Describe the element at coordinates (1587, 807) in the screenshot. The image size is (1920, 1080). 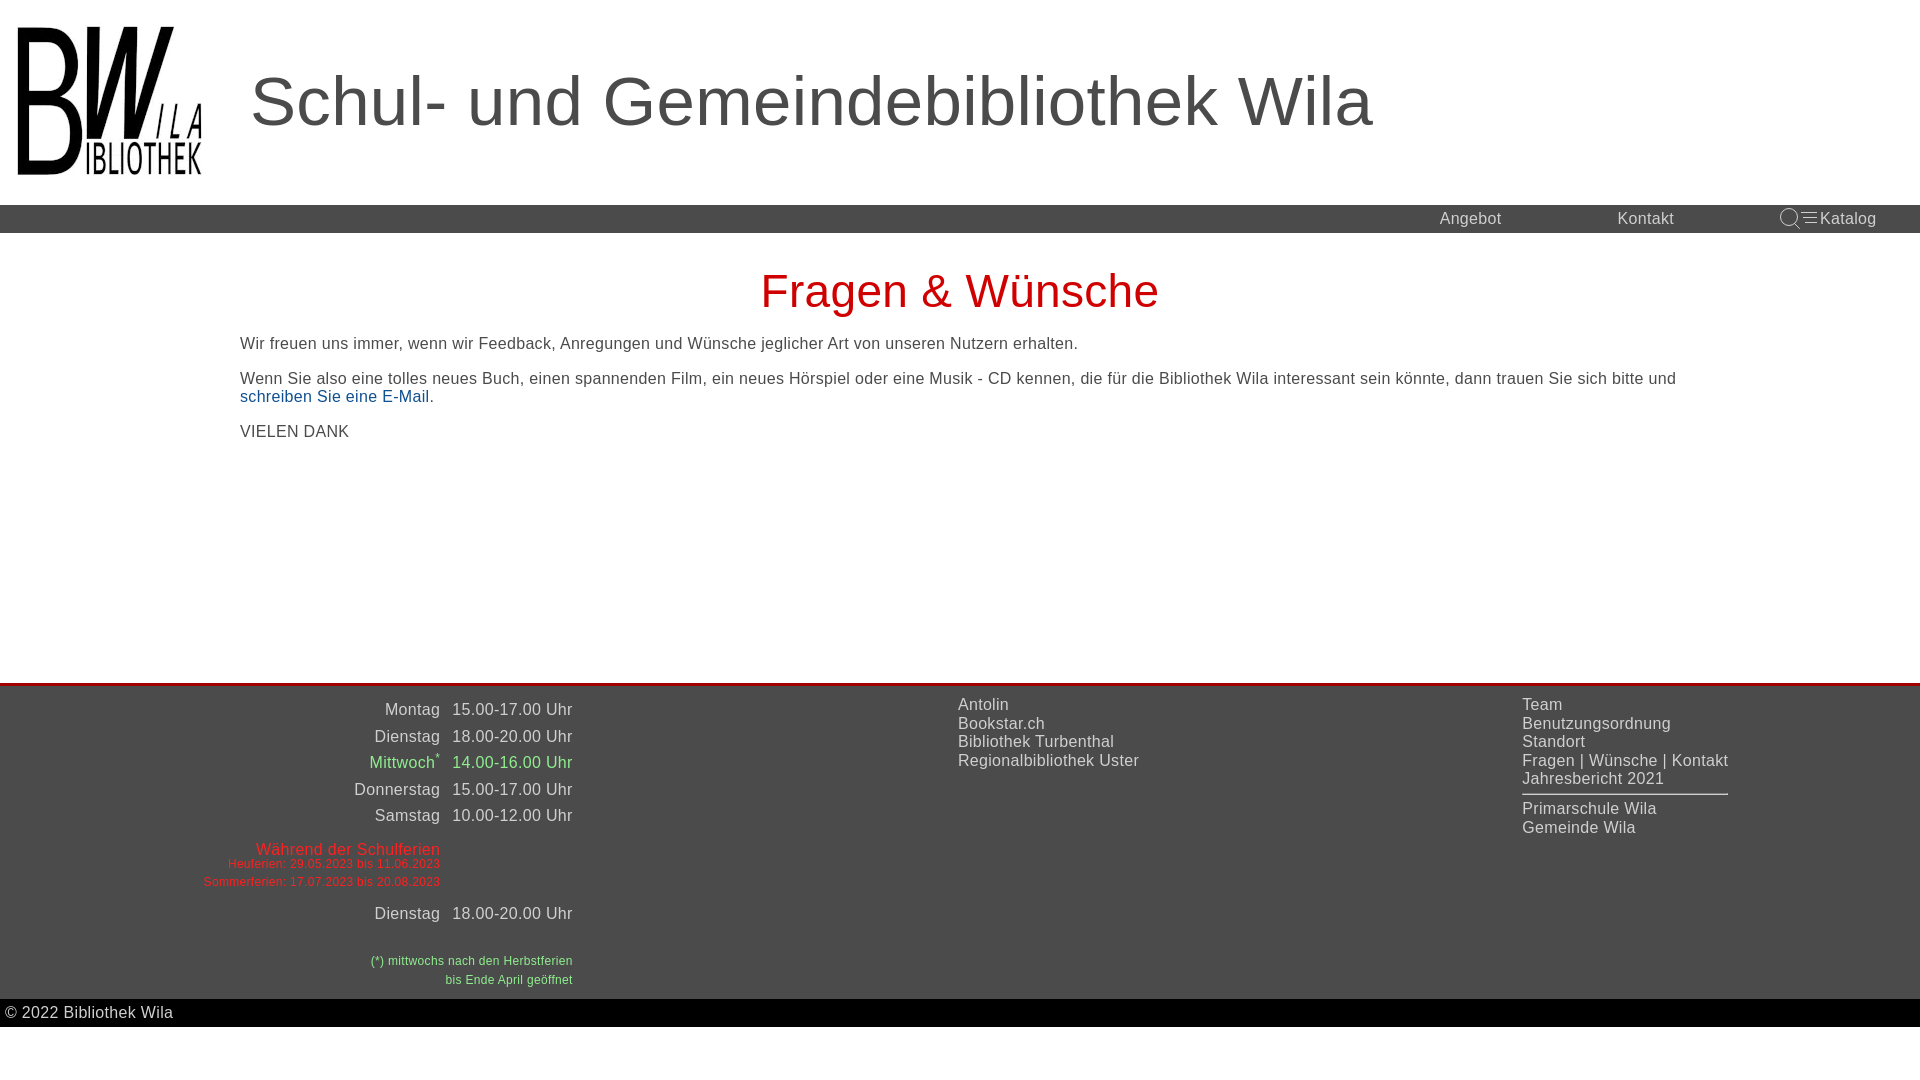
I see `'Primarschule Wila'` at that location.